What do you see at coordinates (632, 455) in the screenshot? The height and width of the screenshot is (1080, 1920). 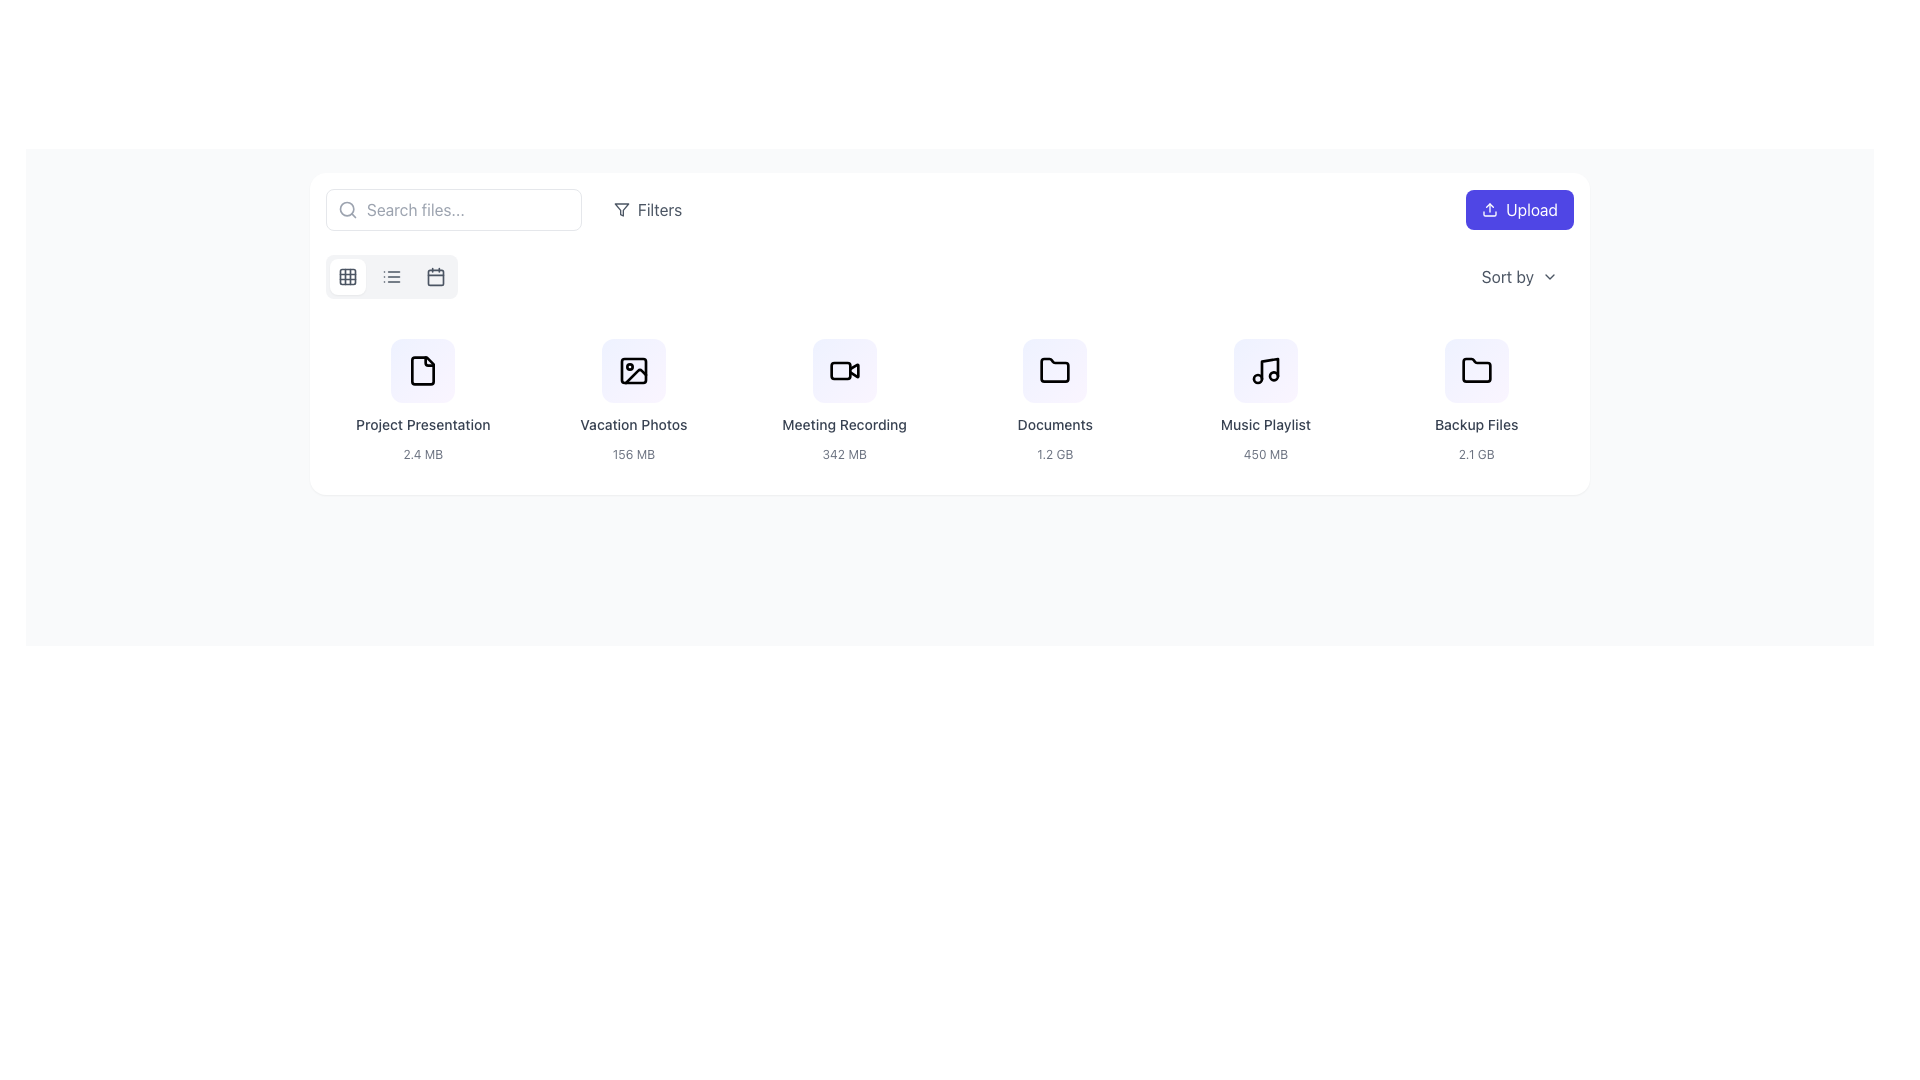 I see `displayed information from the text label showing '156 MB', which is styled in small gray font and located beneath the 'Vacation Photos' label` at bounding box center [632, 455].